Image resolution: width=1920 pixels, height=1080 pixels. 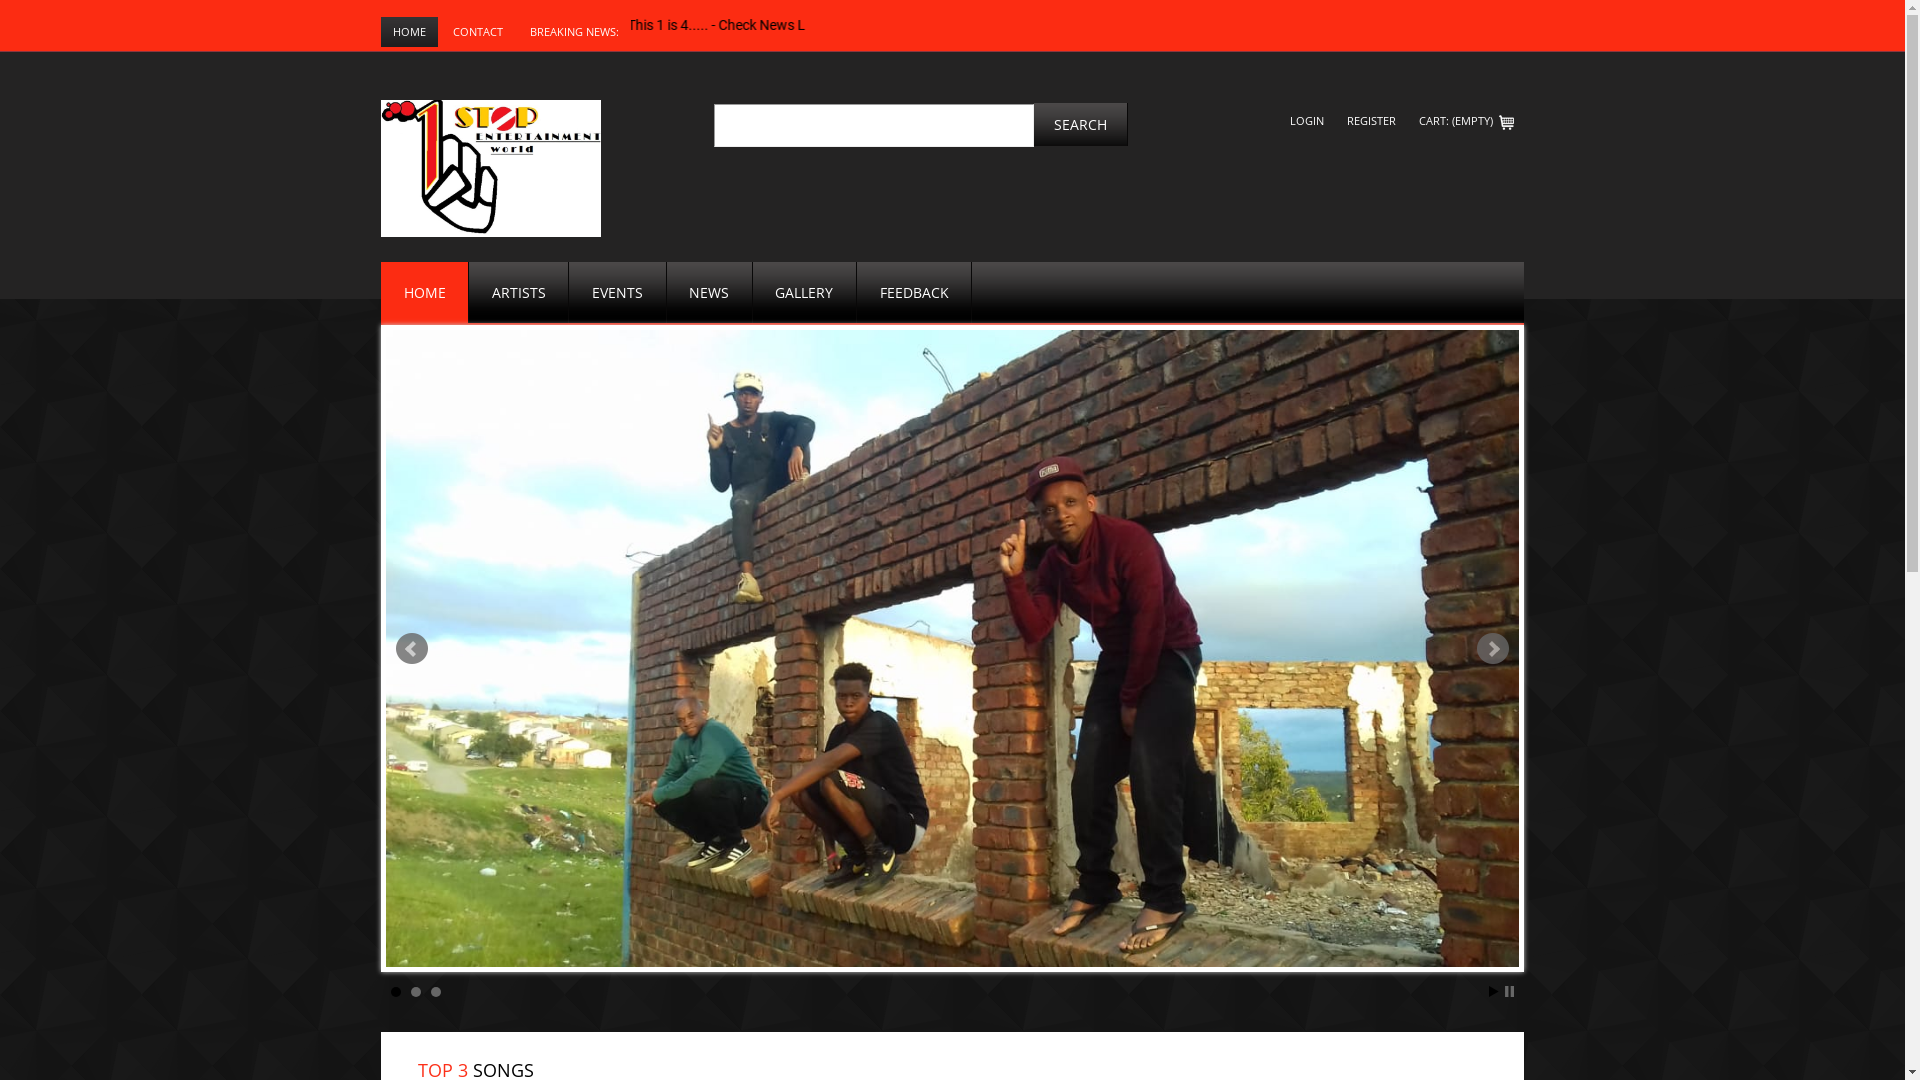 I want to click on 'Next', so click(x=1492, y=648).